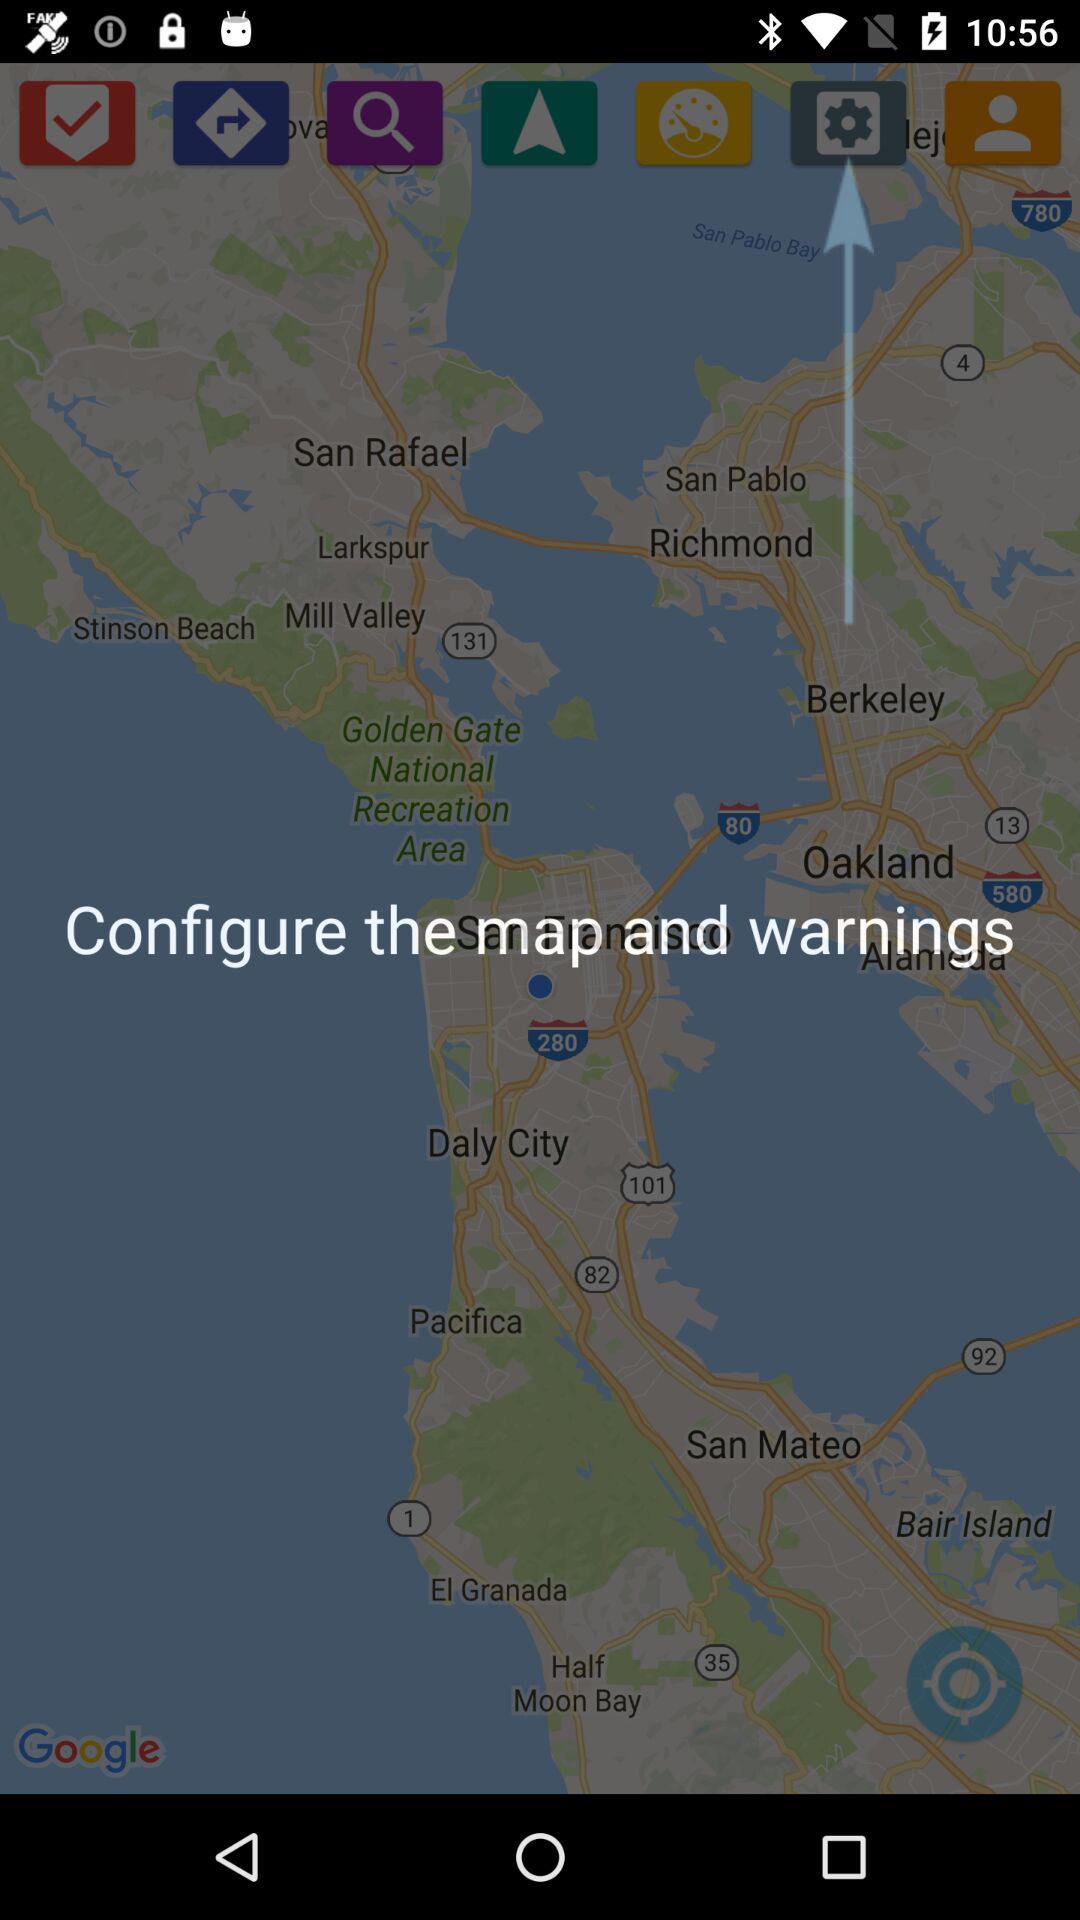 The height and width of the screenshot is (1920, 1080). What do you see at coordinates (384, 121) in the screenshot?
I see `search` at bounding box center [384, 121].